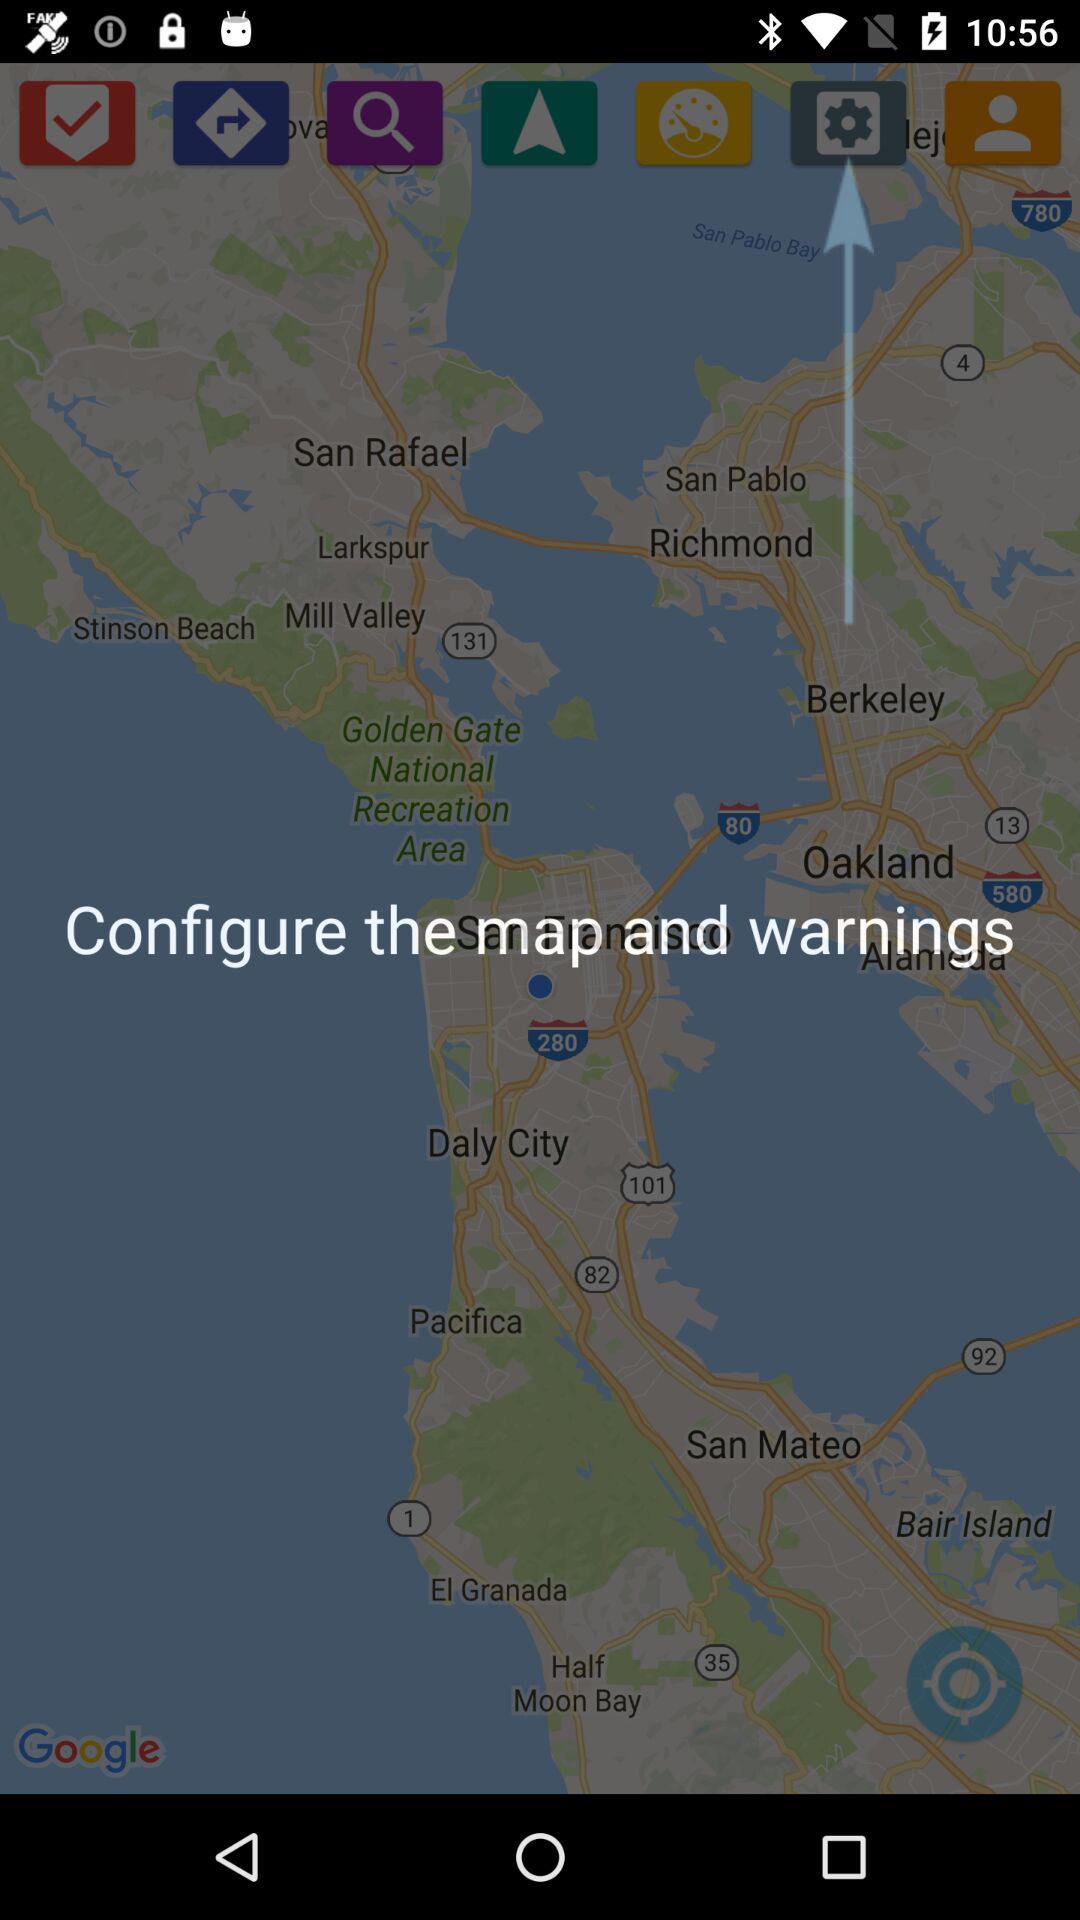 The height and width of the screenshot is (1920, 1080). What do you see at coordinates (384, 121) in the screenshot?
I see `search` at bounding box center [384, 121].